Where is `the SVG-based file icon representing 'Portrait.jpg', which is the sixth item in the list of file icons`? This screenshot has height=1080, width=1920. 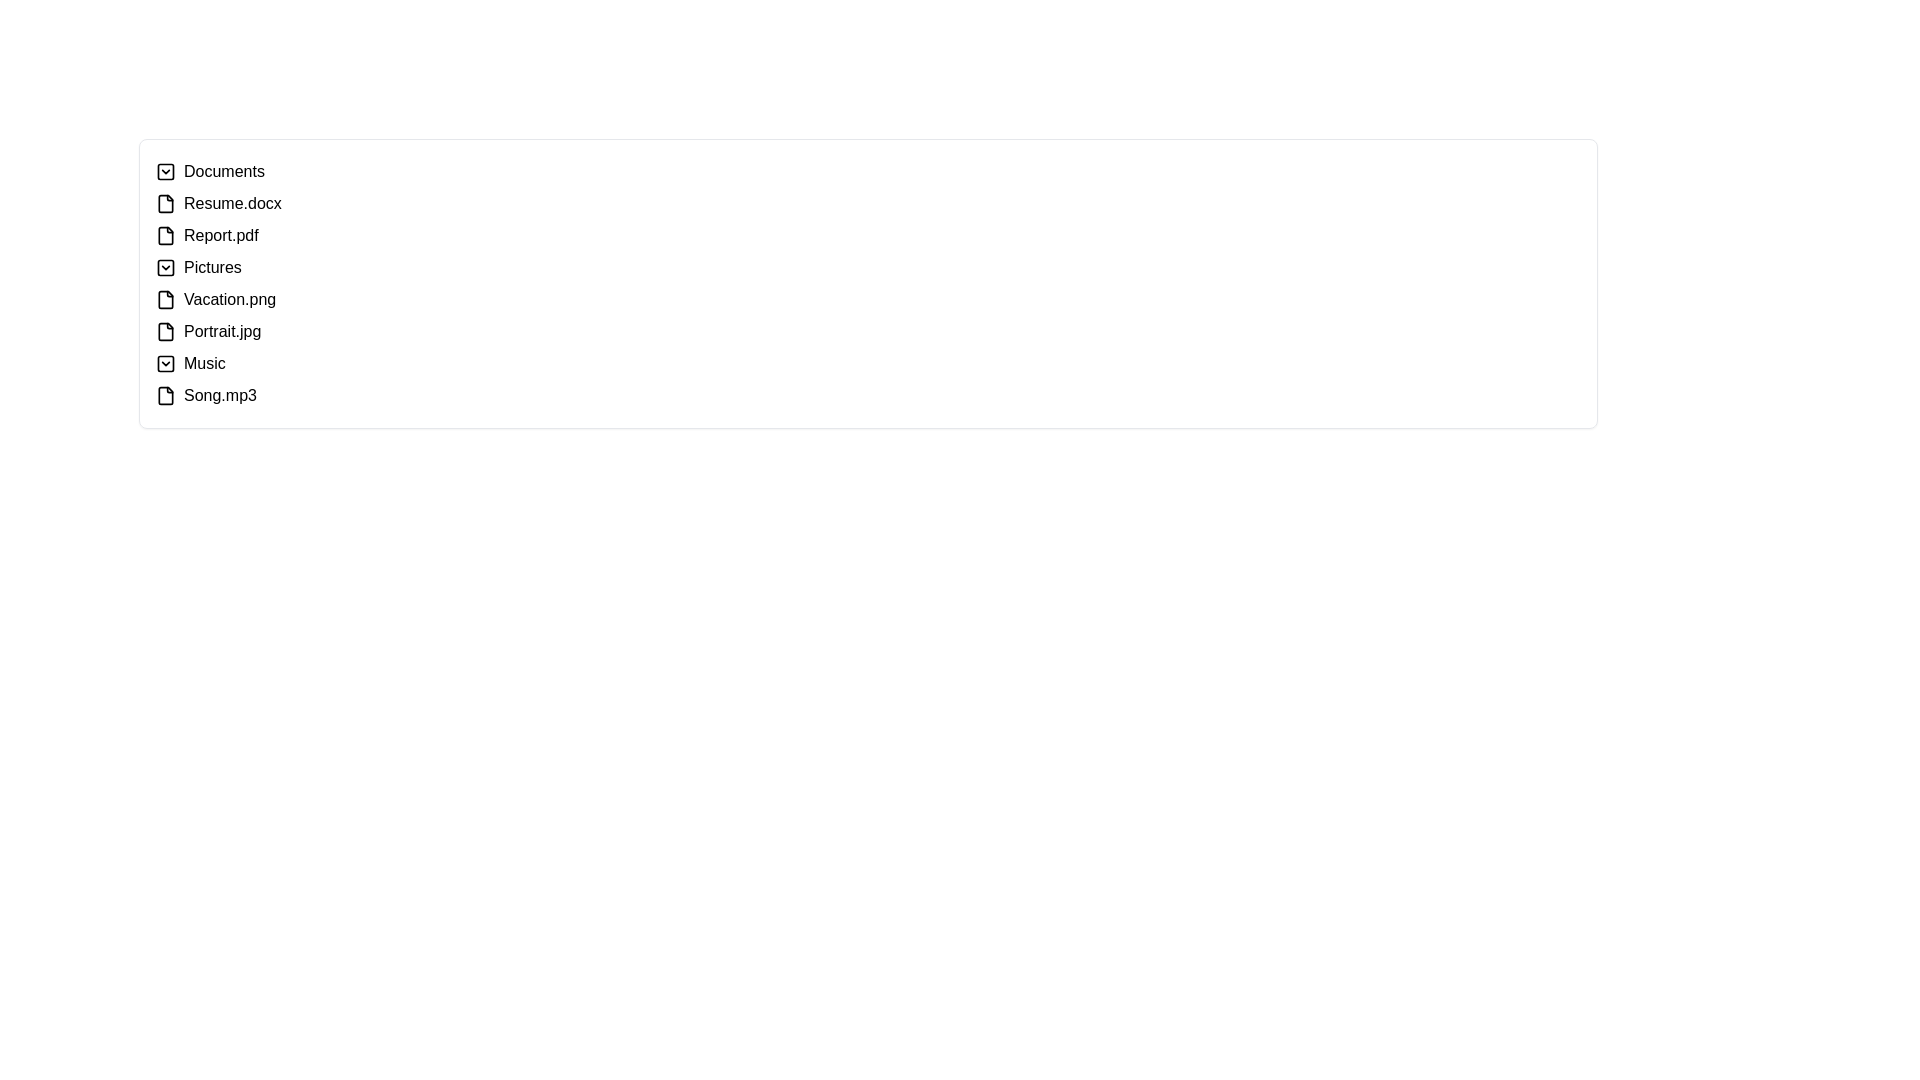
the SVG-based file icon representing 'Portrait.jpg', which is the sixth item in the list of file icons is located at coordinates (166, 330).